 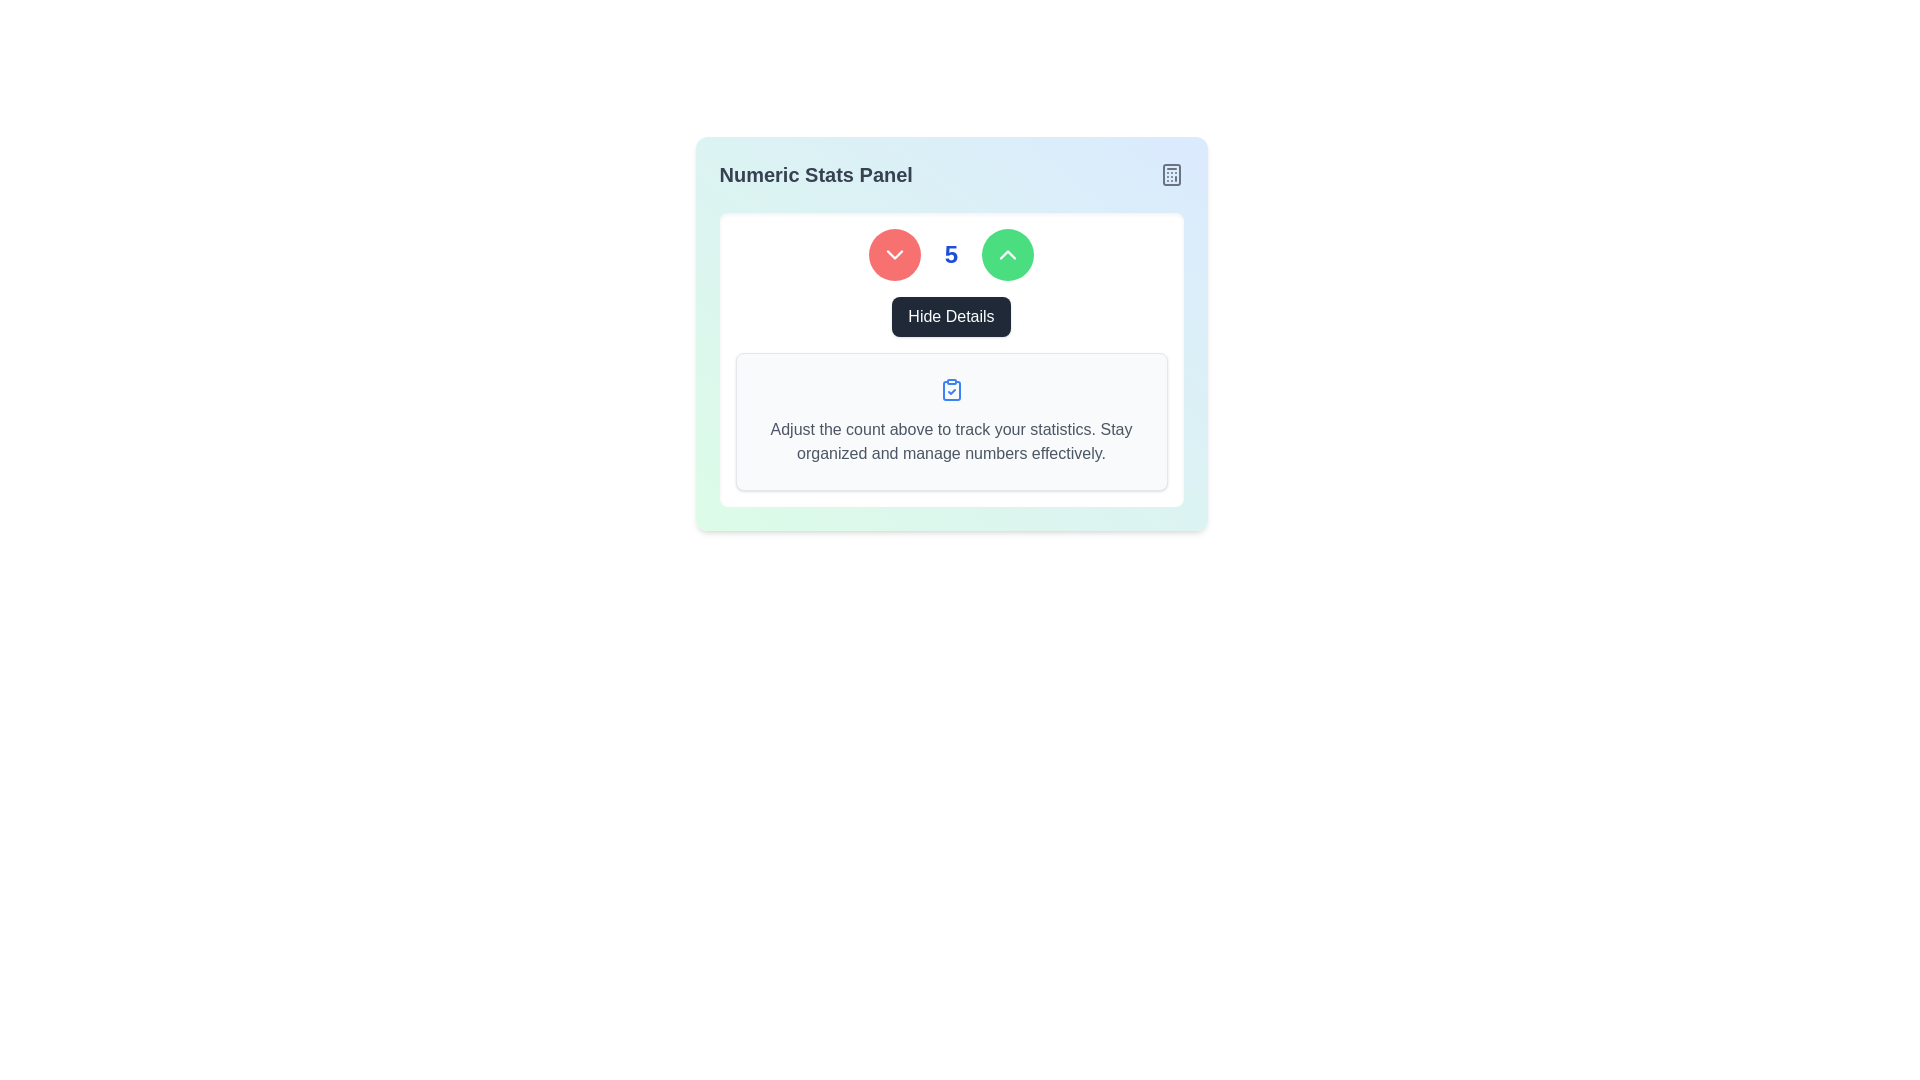 What do you see at coordinates (893, 253) in the screenshot?
I see `the circular red button with a downward-facing white chevron icon, positioned as the first element in a horizontal layout` at bounding box center [893, 253].